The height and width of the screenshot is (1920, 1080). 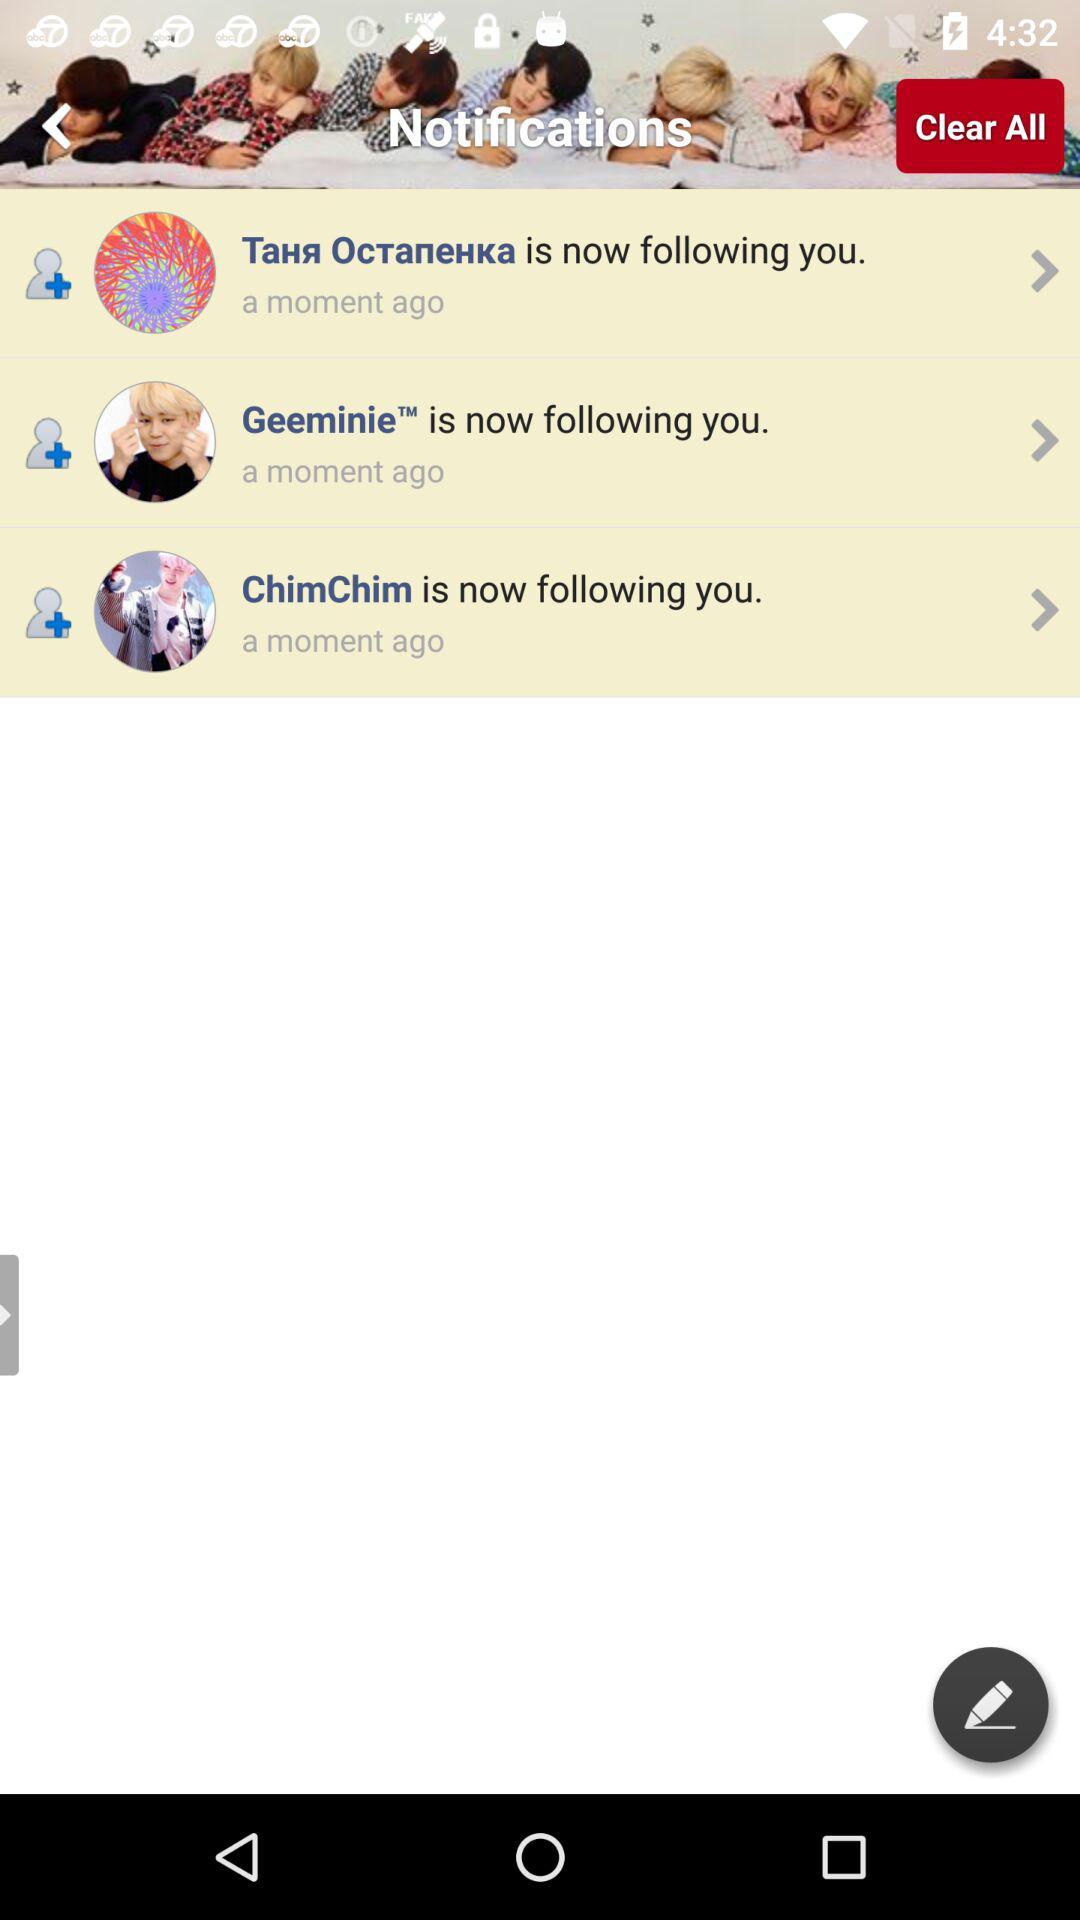 I want to click on see profile, so click(x=153, y=441).